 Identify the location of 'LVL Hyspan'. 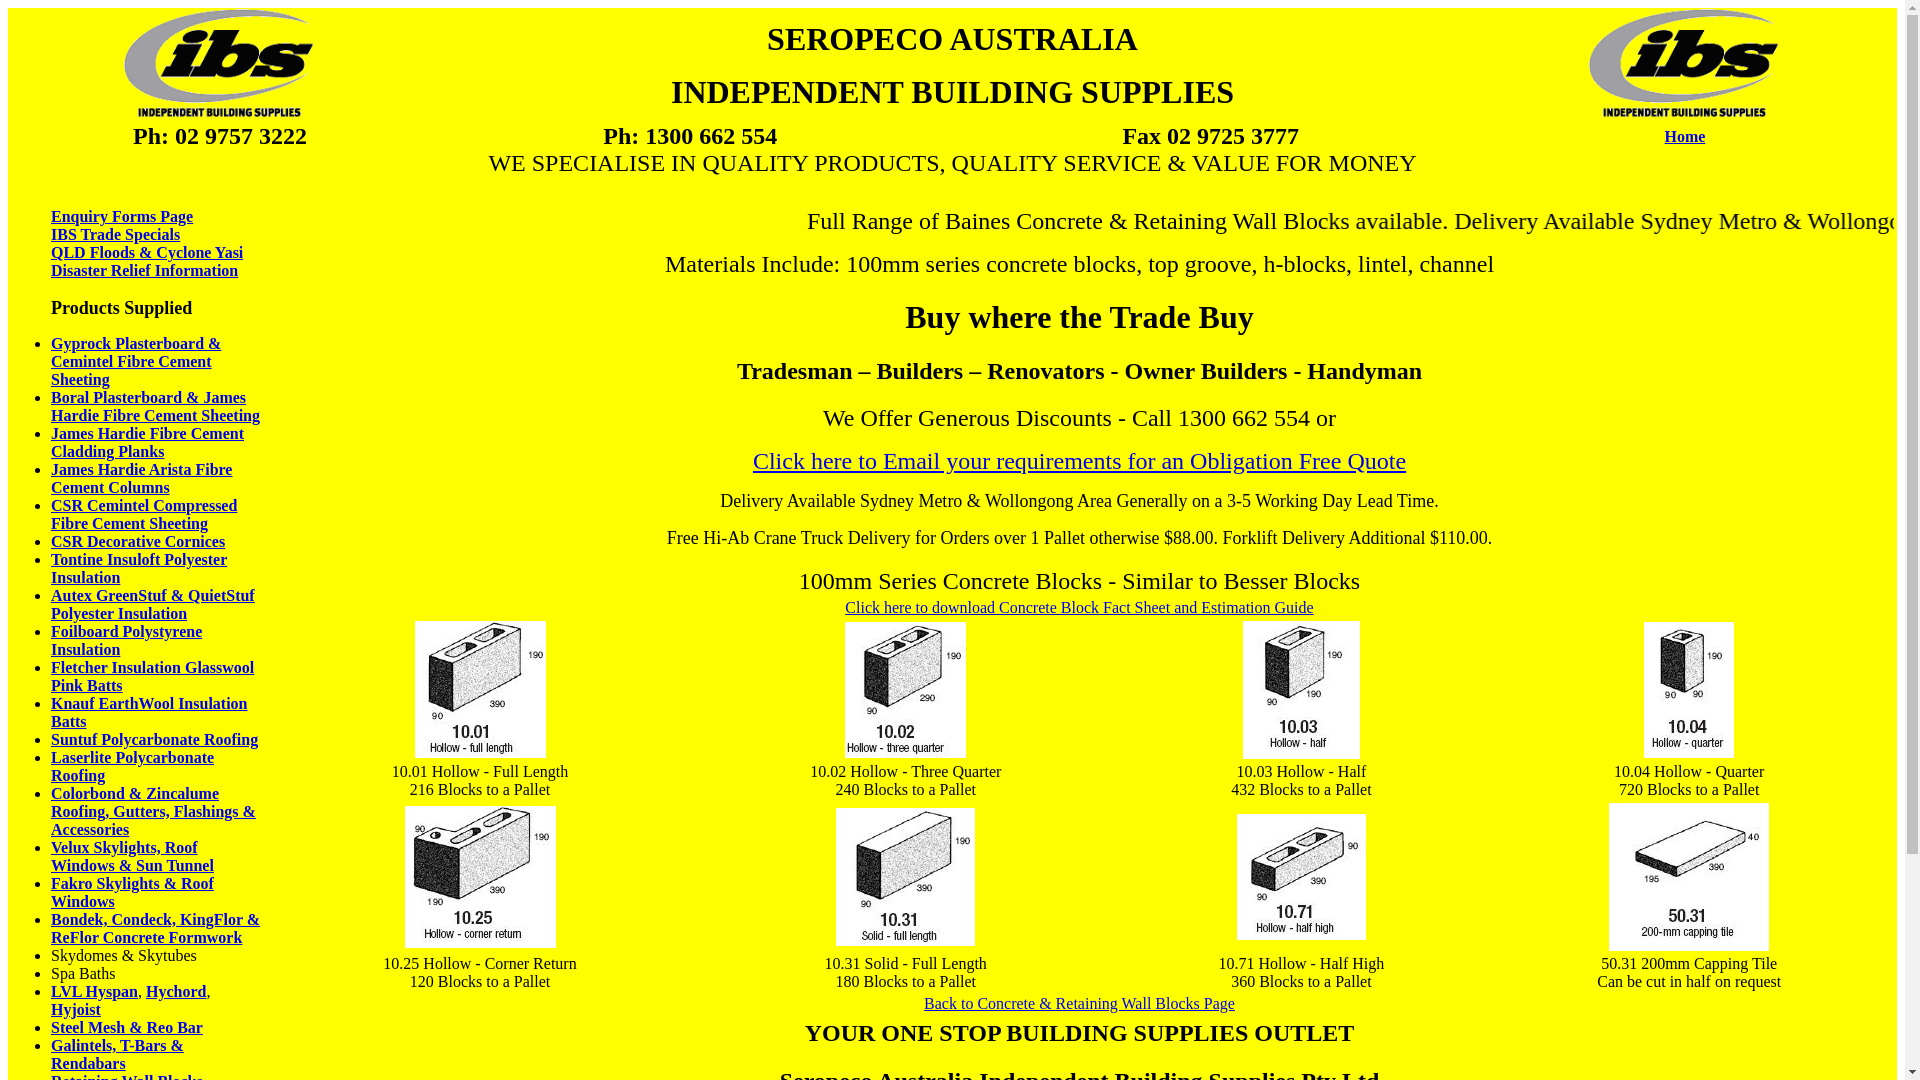
(93, 991).